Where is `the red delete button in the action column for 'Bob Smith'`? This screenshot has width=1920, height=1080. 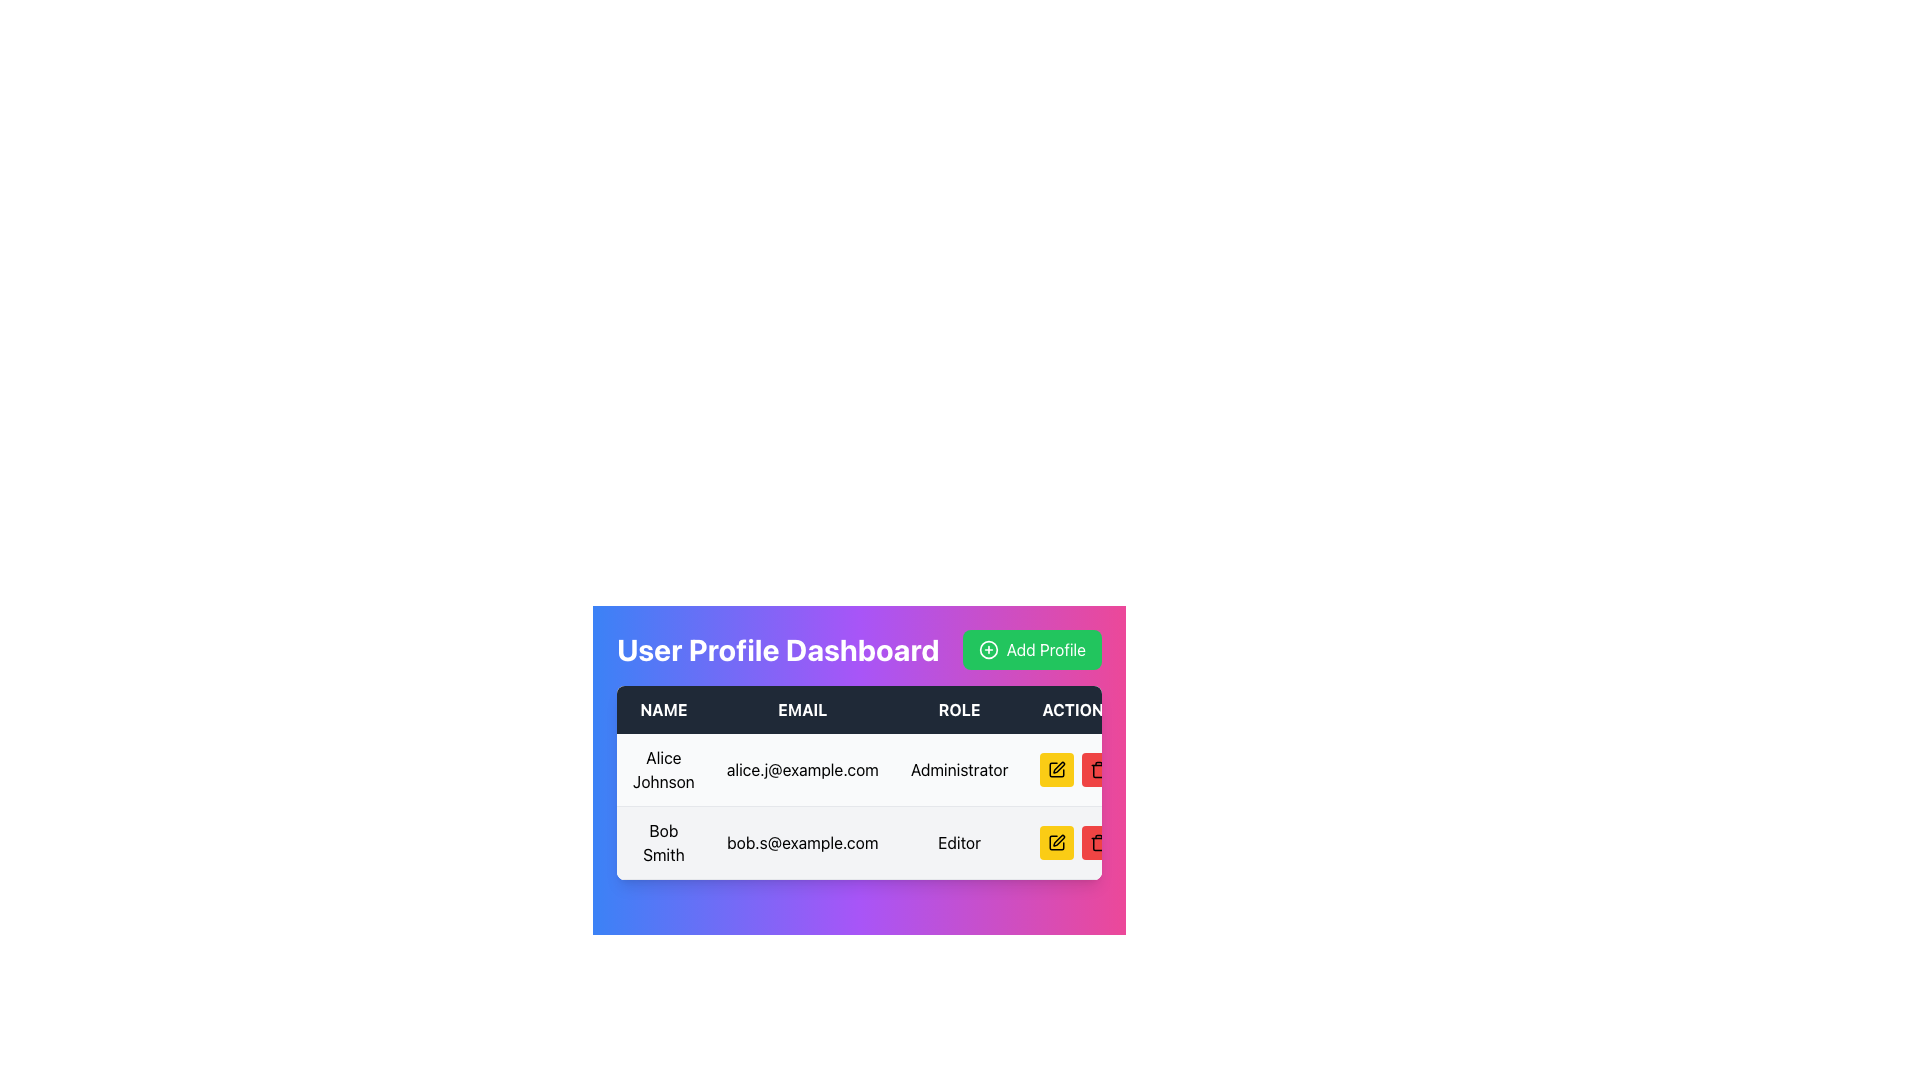
the red delete button in the action column for 'Bob Smith' is located at coordinates (1077, 843).